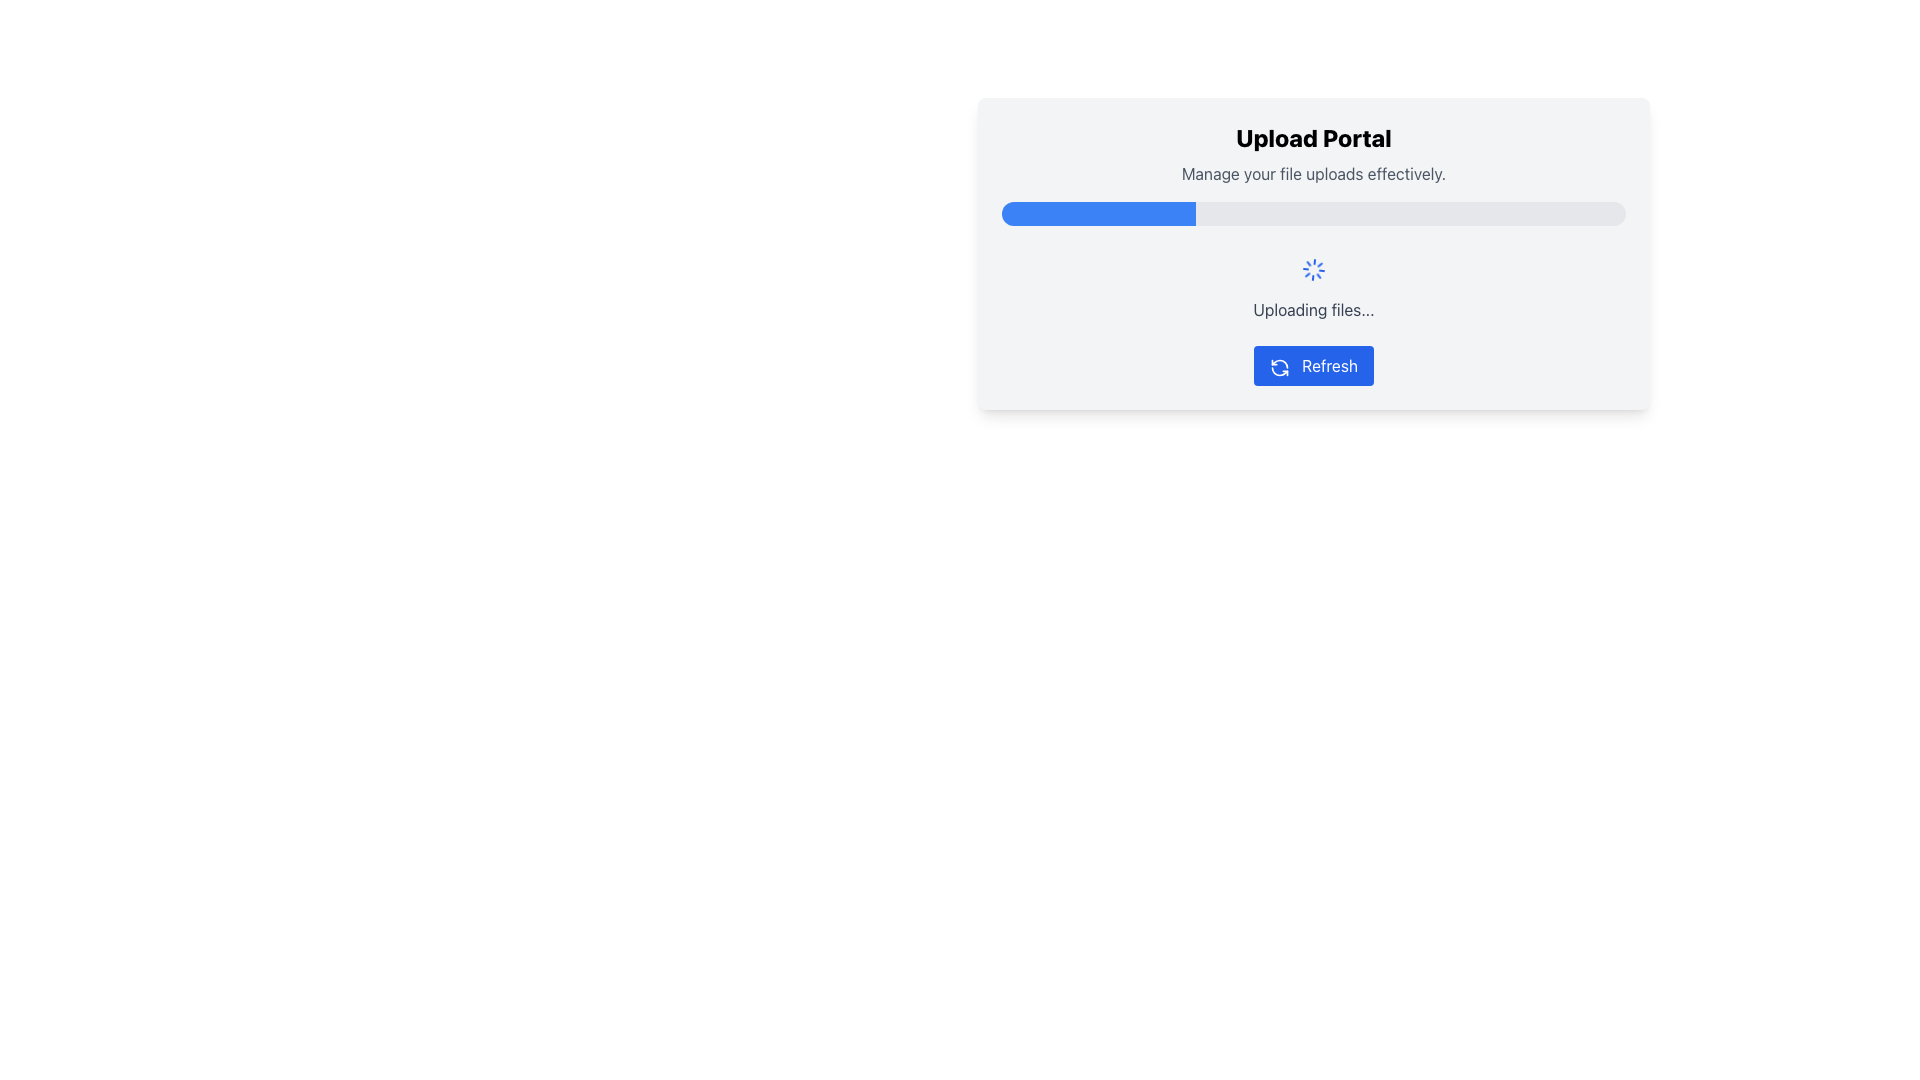  What do you see at coordinates (1314, 366) in the screenshot?
I see `the refresh button located at the bottom center of the 'Upload Portal' panel to observe the hover styles` at bounding box center [1314, 366].